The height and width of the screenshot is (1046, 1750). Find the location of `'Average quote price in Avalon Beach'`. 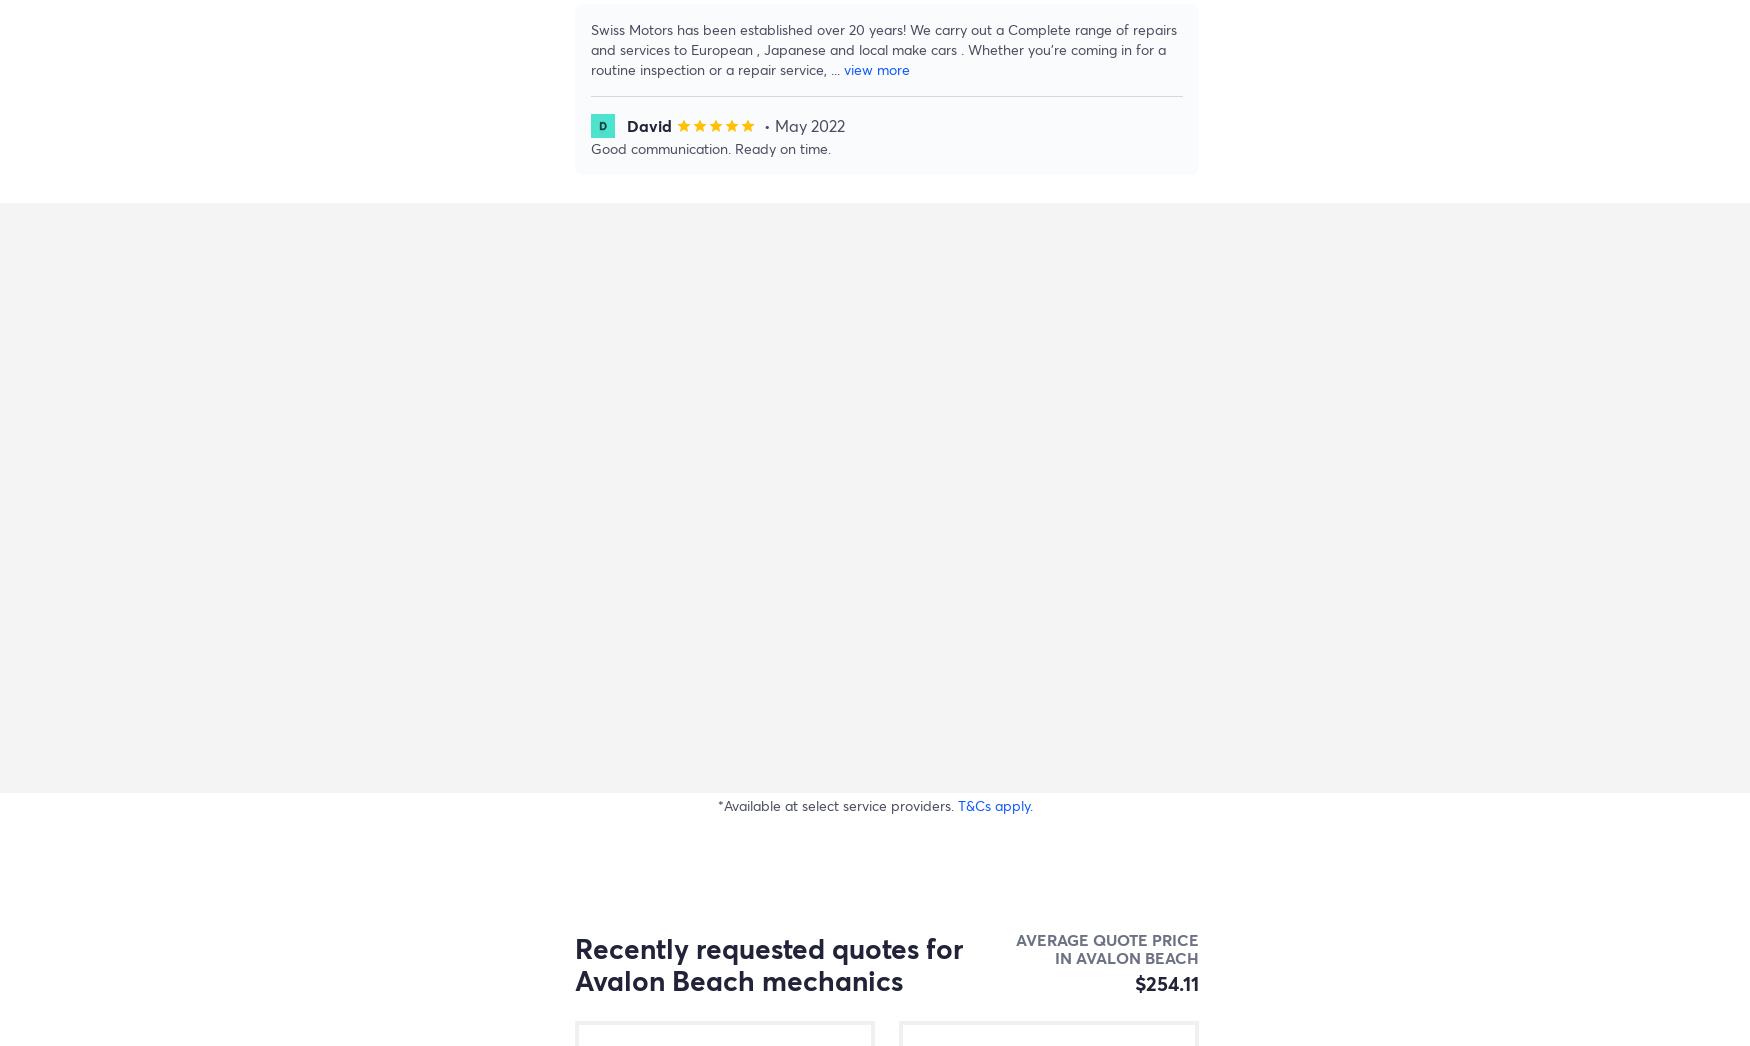

'Average quote price in Avalon Beach' is located at coordinates (1107, 947).